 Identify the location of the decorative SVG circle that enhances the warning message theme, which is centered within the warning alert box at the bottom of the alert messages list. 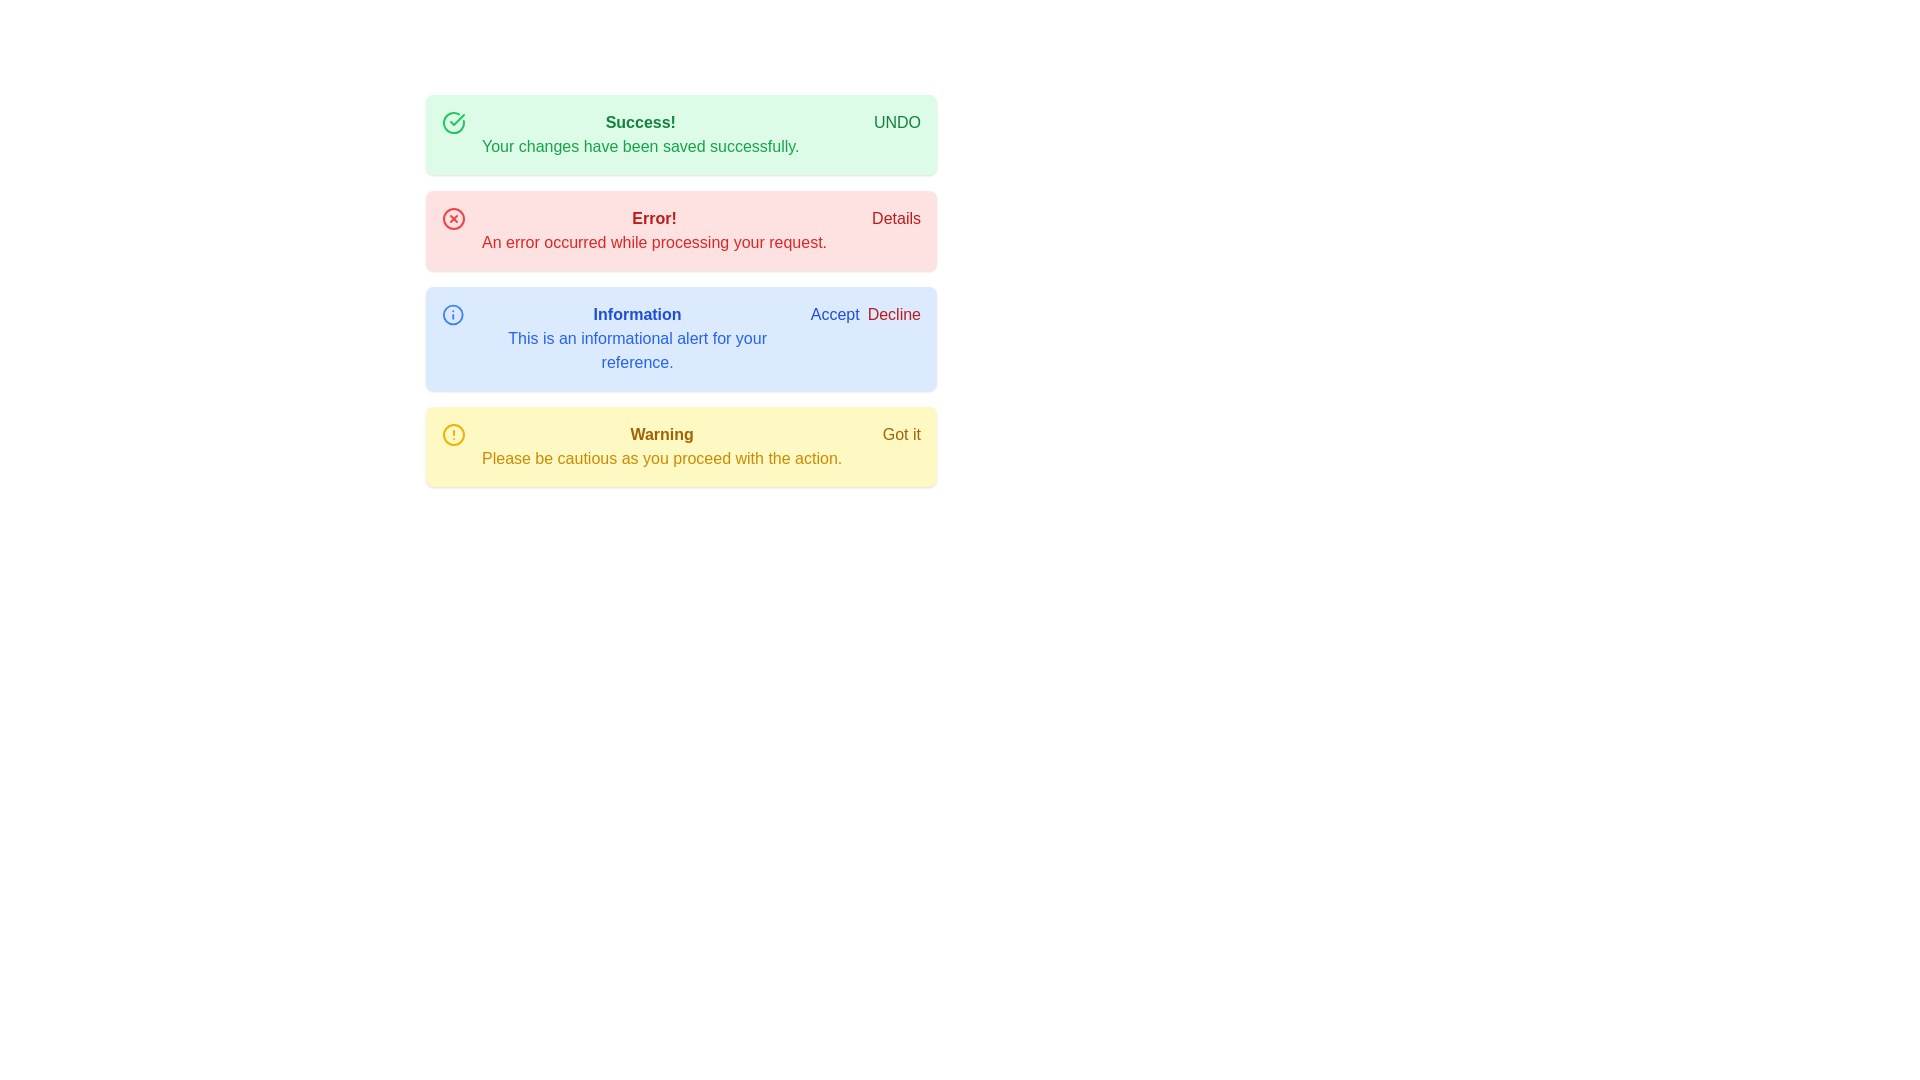
(453, 434).